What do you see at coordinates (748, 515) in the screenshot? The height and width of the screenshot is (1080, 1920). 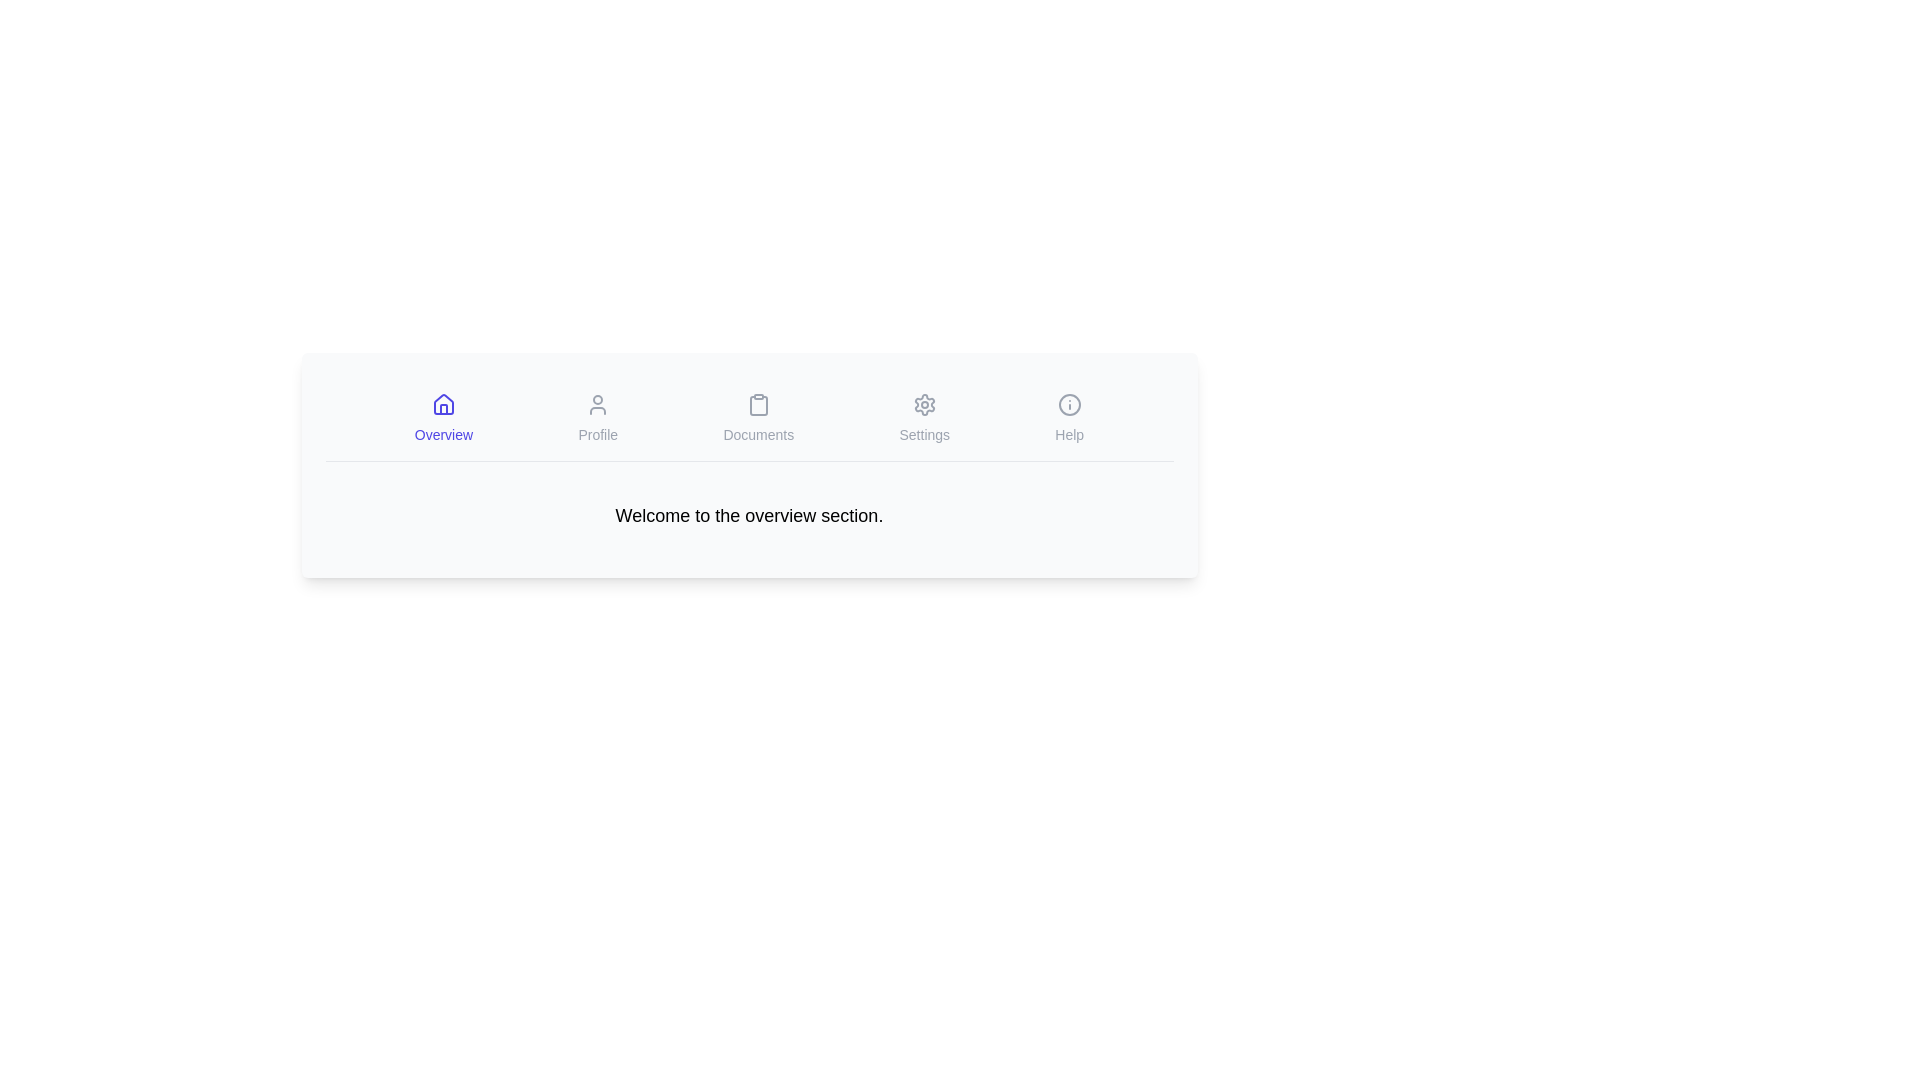 I see `the text label that displays a greeting or introductory message located beneath the navigation options in the header layout` at bounding box center [748, 515].